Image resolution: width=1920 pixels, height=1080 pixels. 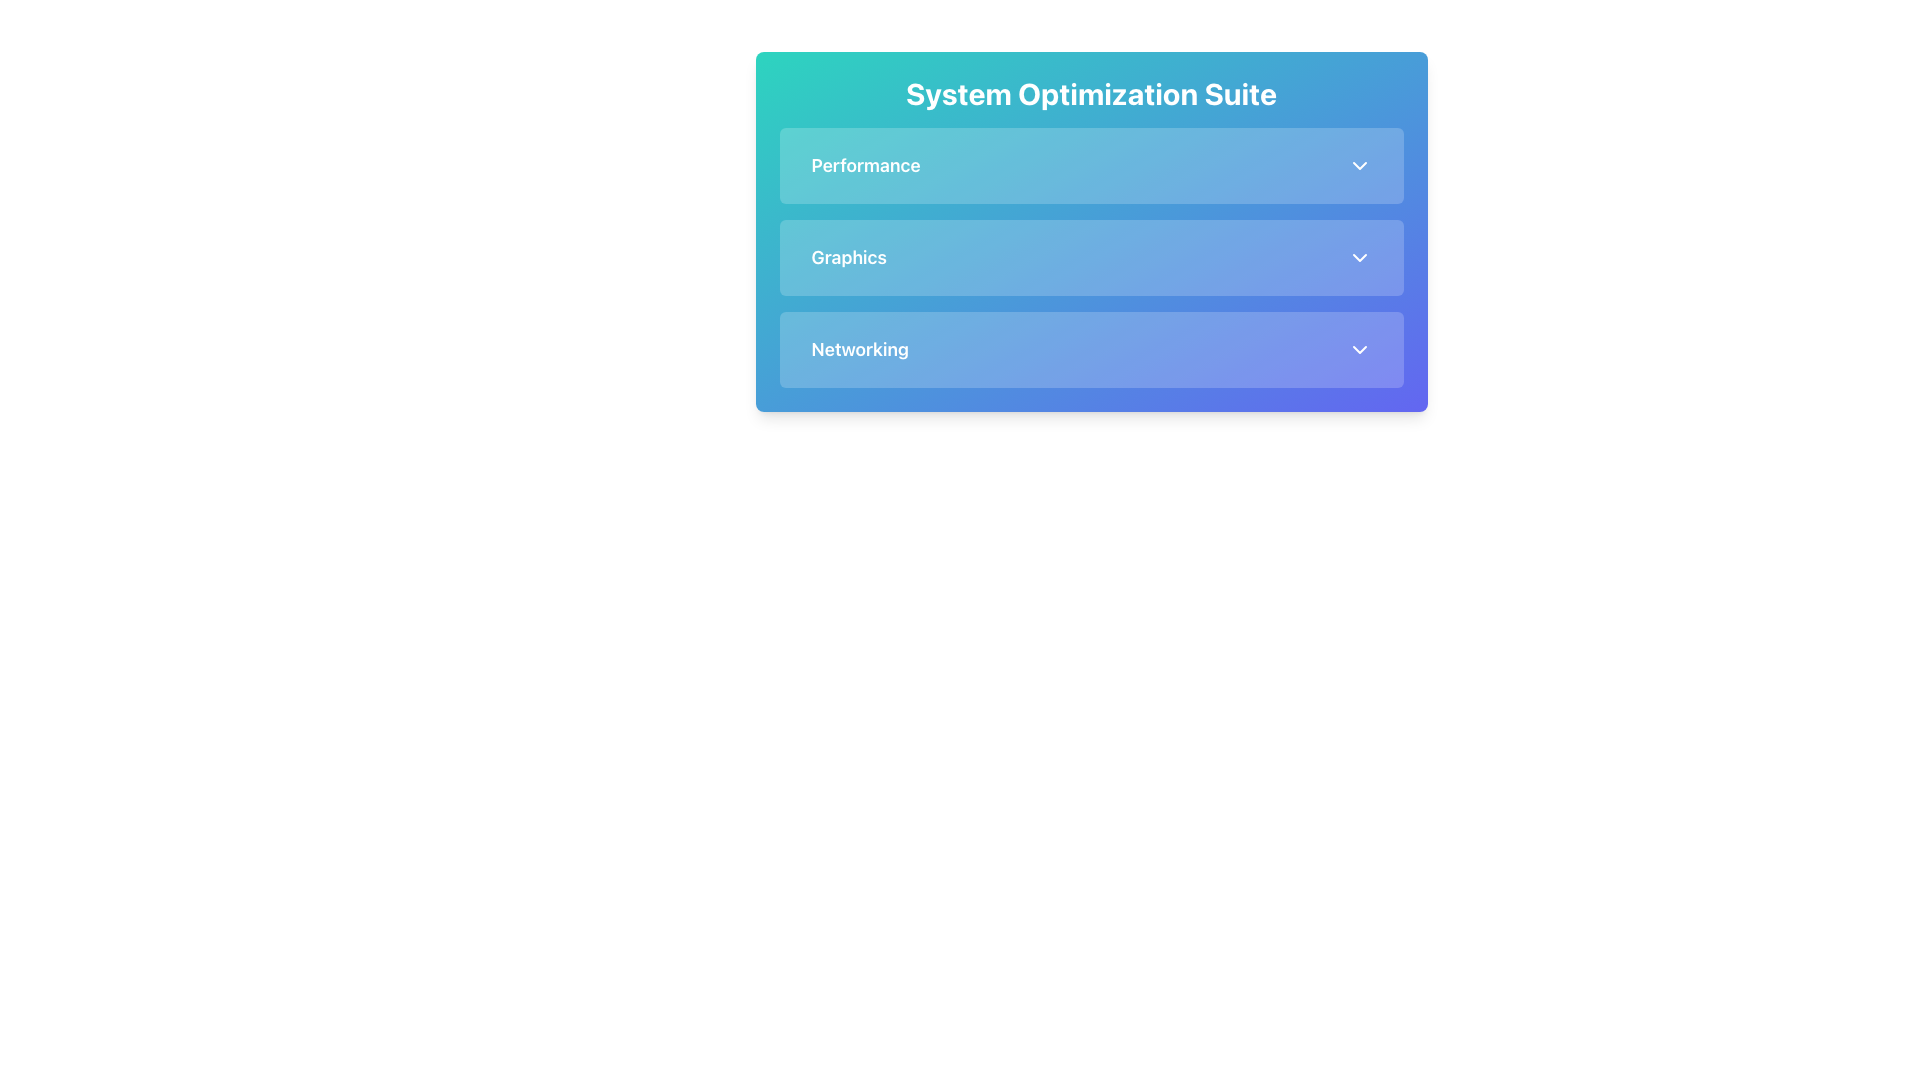 I want to click on the chevron icon located to the far right of the 'Performance' section header, so click(x=1359, y=164).